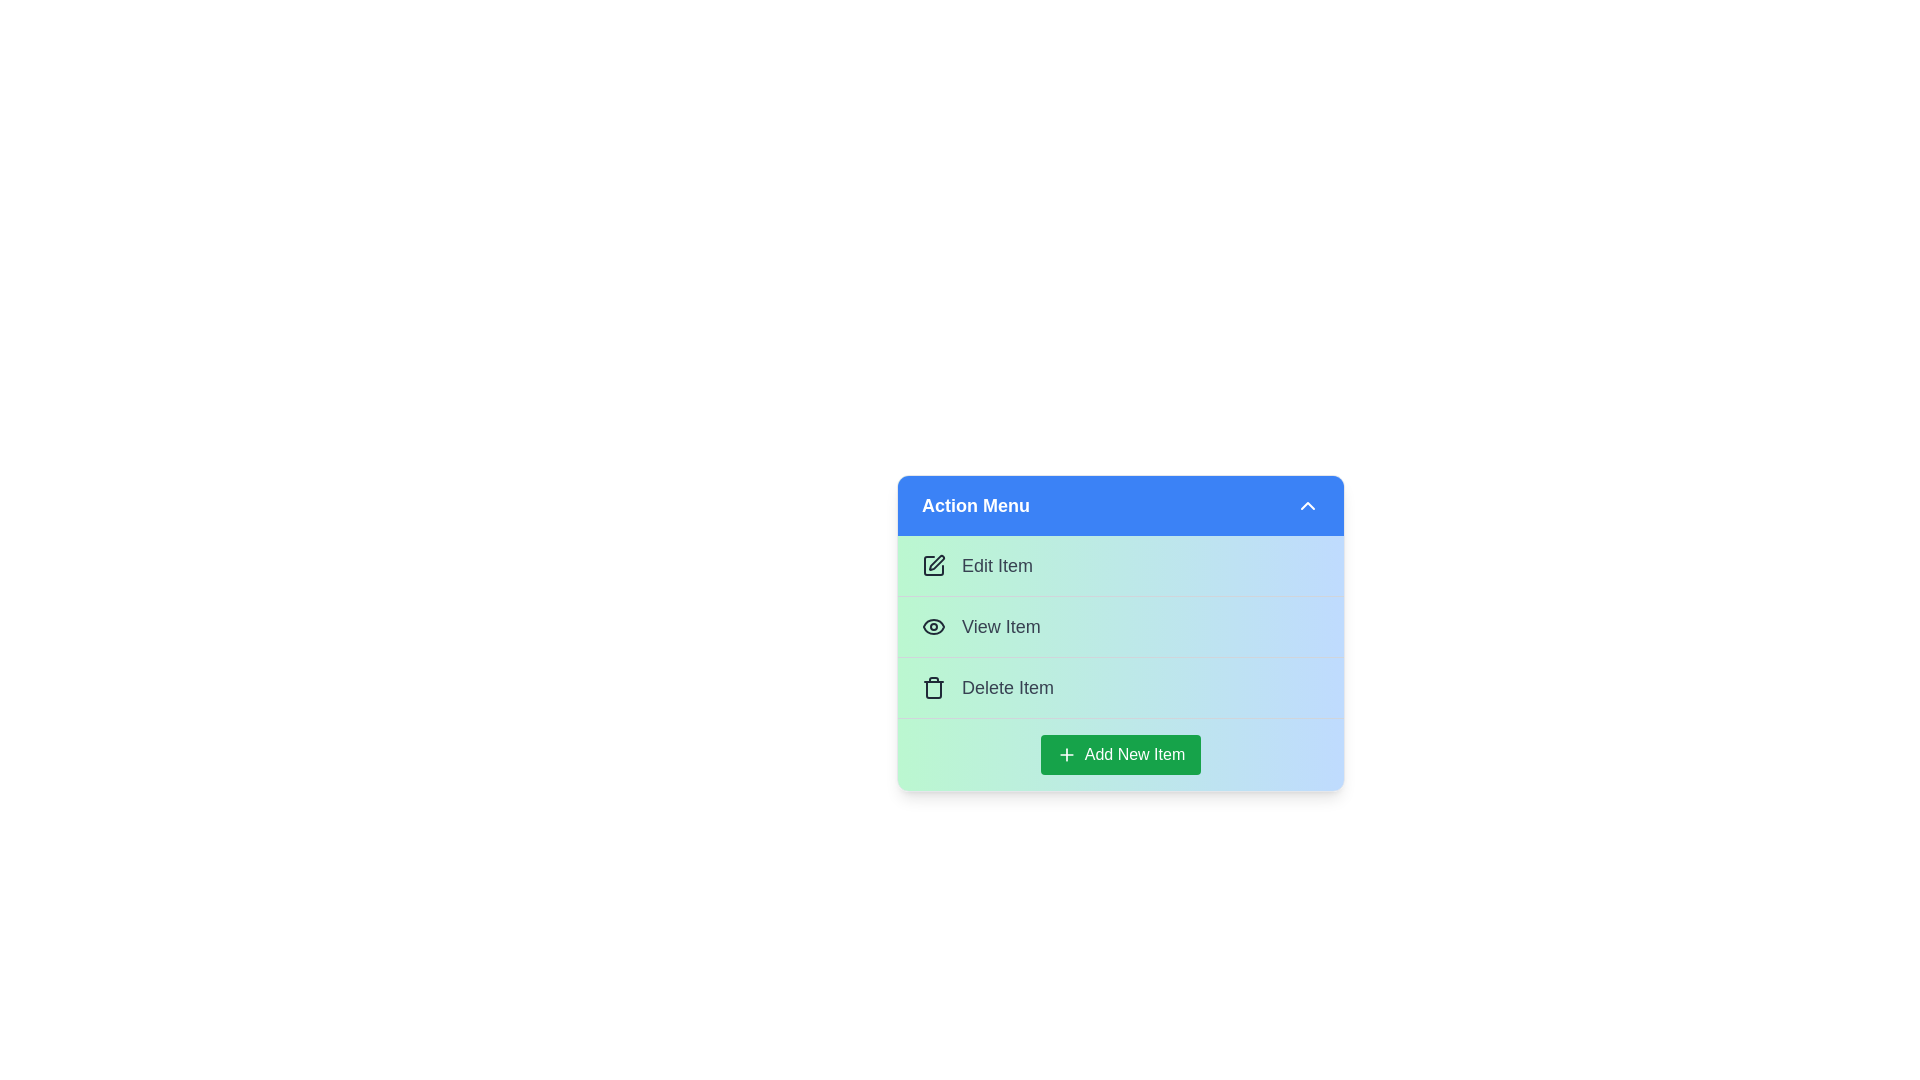 This screenshot has height=1080, width=1920. Describe the element at coordinates (1308, 504) in the screenshot. I see `toggle button in the header to toggle the menu visibility` at that location.